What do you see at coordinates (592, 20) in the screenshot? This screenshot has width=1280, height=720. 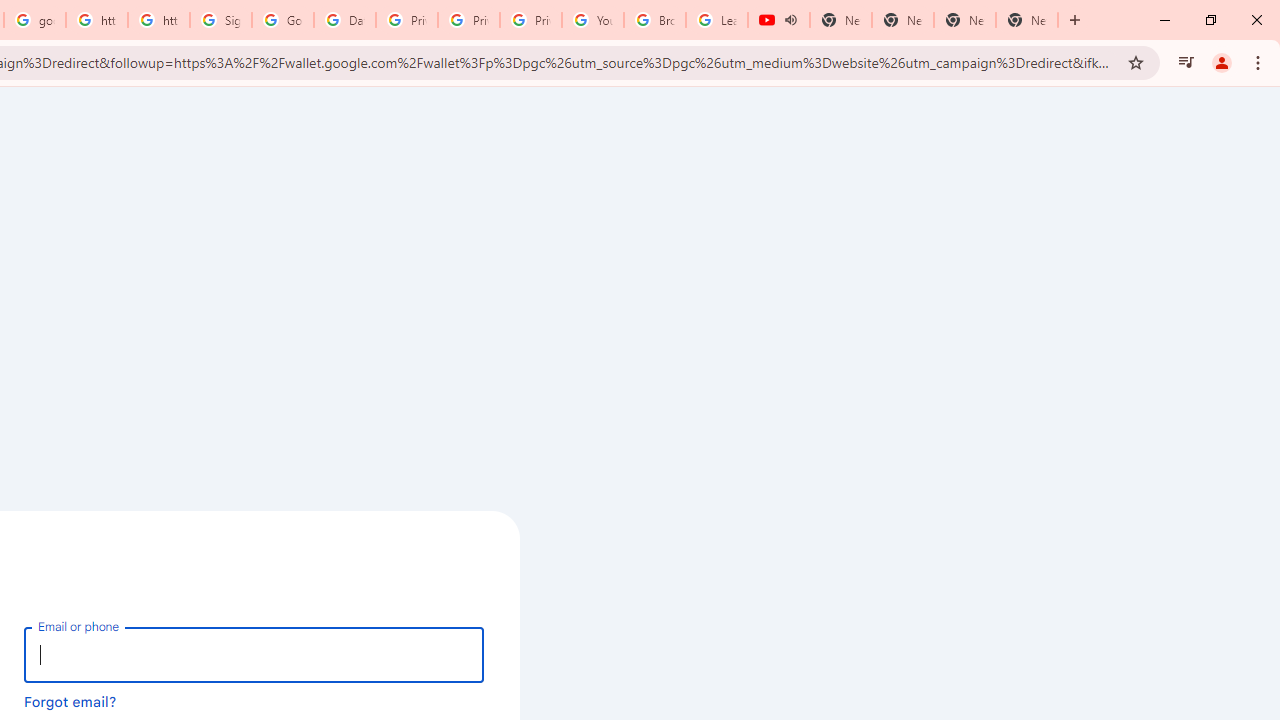 I see `'YouTube'` at bounding box center [592, 20].